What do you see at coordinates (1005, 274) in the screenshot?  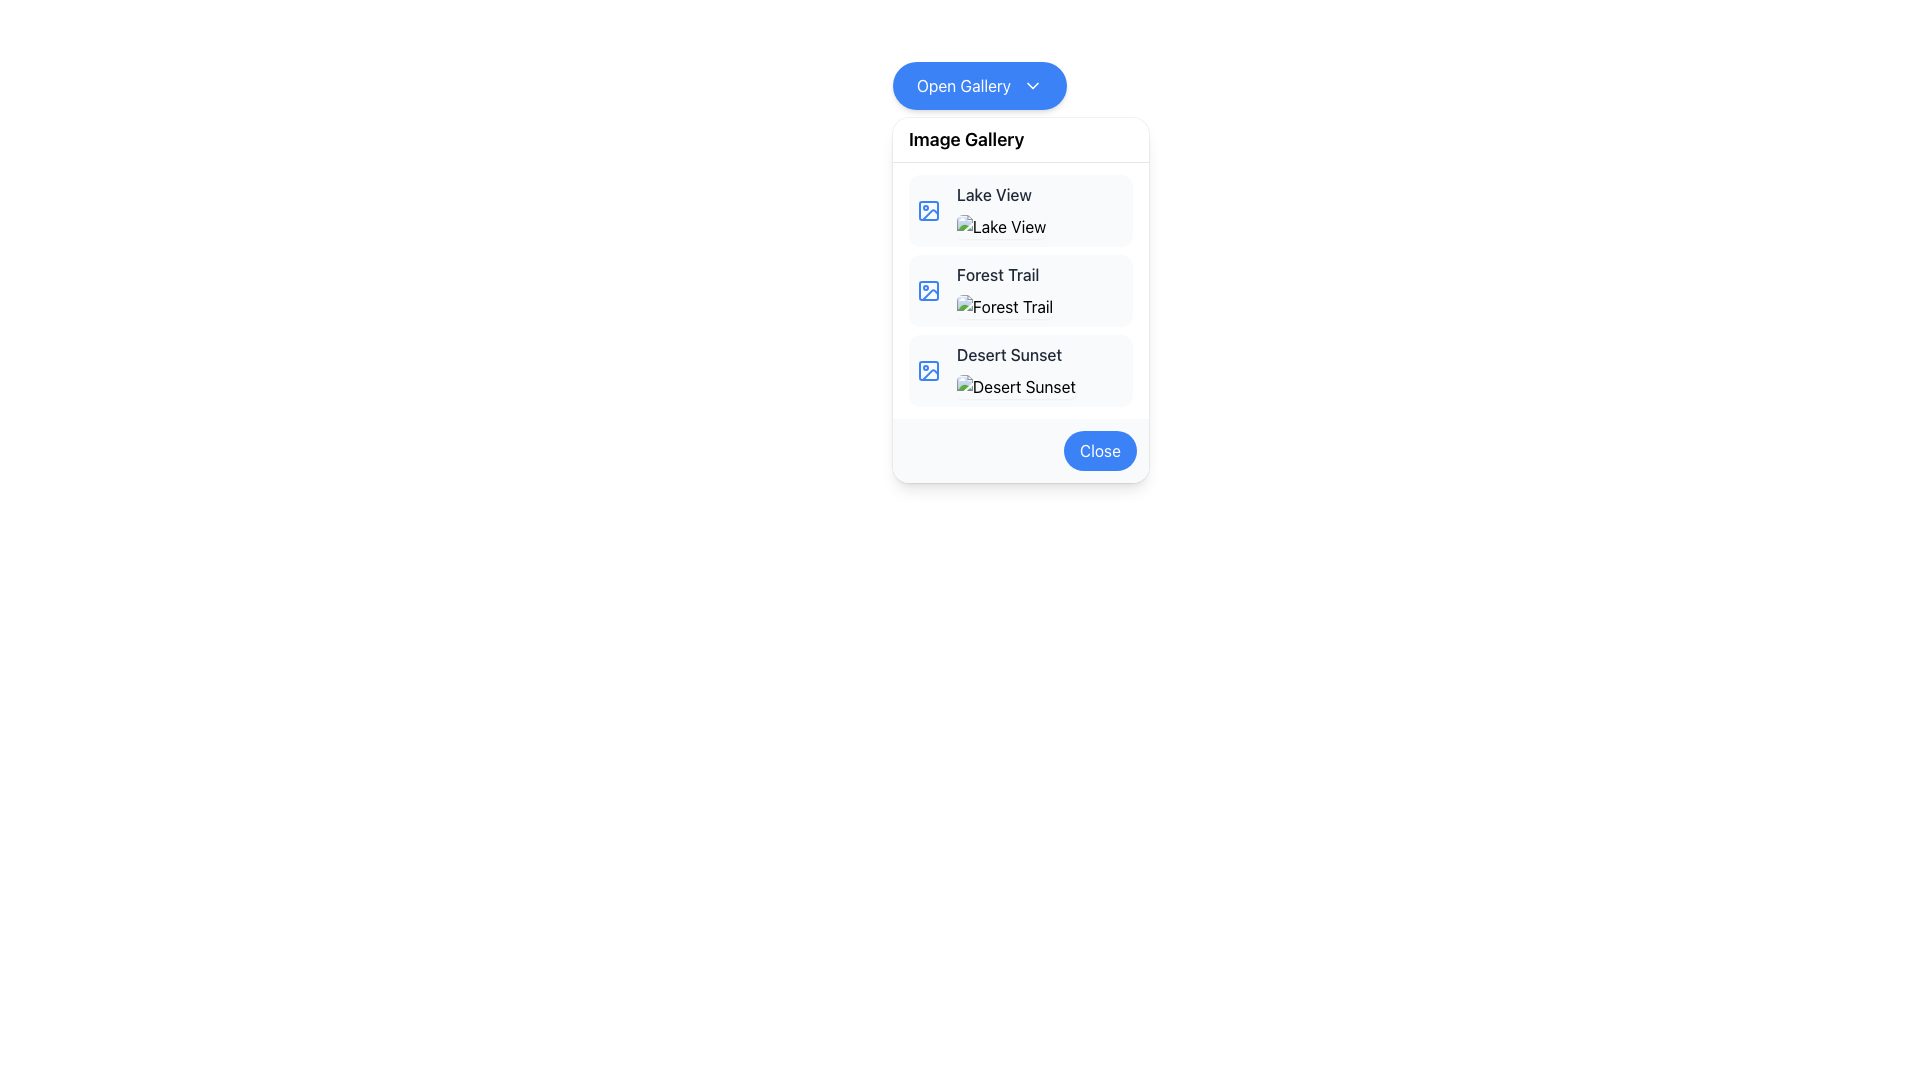 I see `the bolded text label indicating the description or title of the 'Forest Trail' image located in the second entry of the image gallery` at bounding box center [1005, 274].